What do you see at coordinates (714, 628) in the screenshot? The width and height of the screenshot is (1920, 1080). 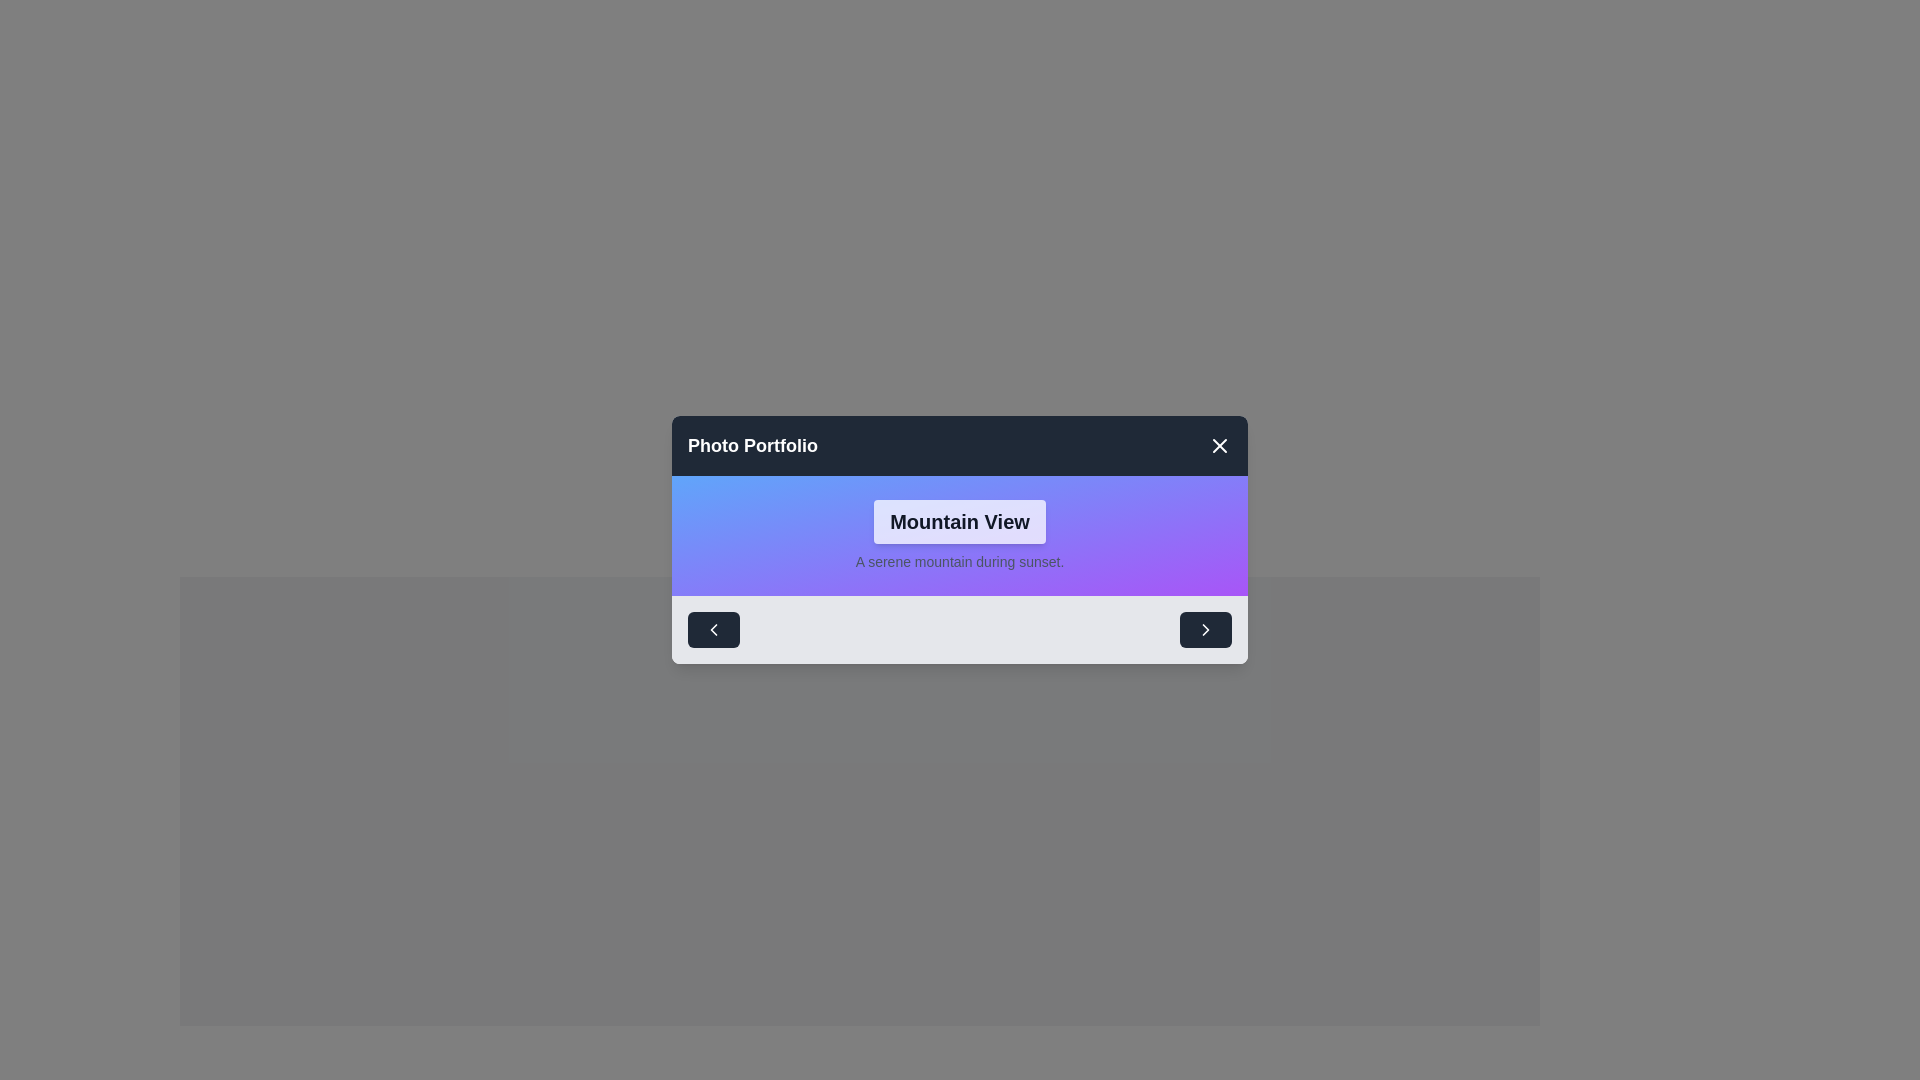 I see `the rounded rectangular button with a dark gray background and a white chevron pointing to the left` at bounding box center [714, 628].